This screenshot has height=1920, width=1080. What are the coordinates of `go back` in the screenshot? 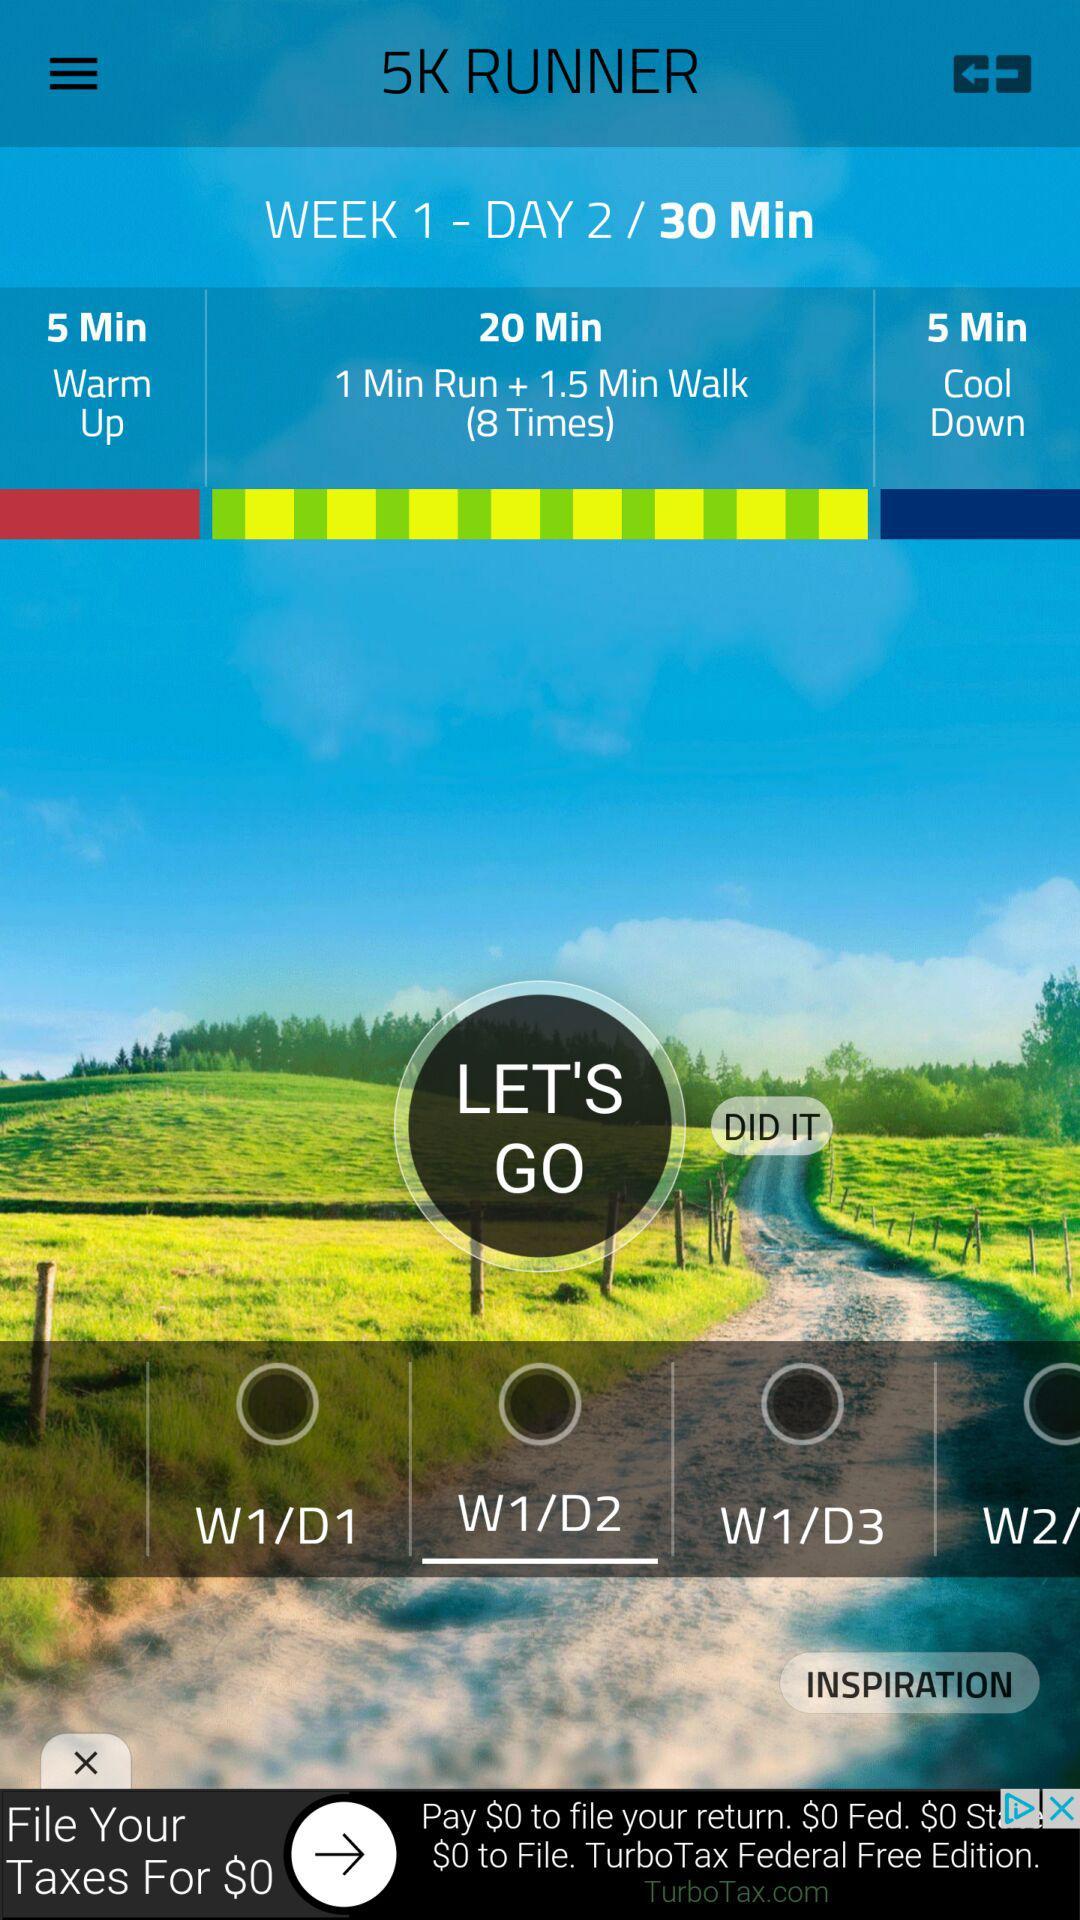 It's located at (991, 73).